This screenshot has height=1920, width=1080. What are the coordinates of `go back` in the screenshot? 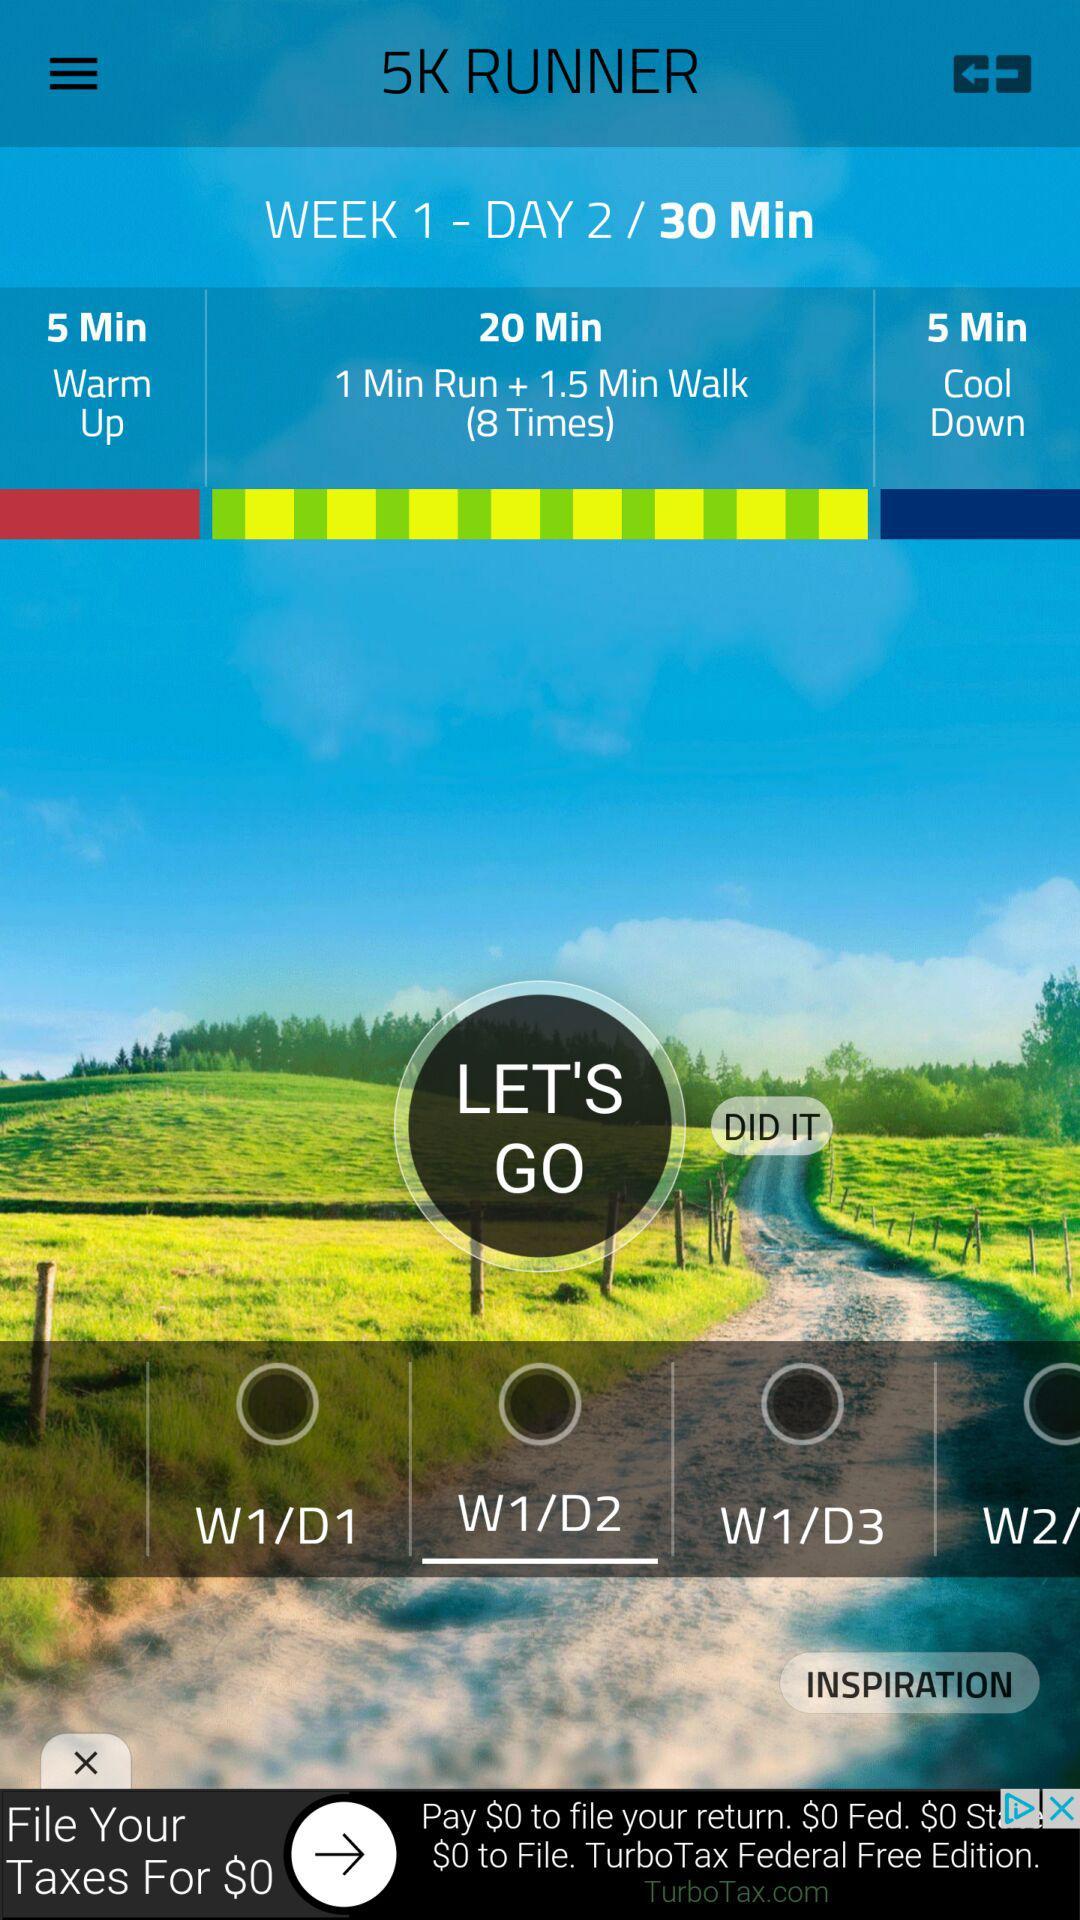 It's located at (991, 73).